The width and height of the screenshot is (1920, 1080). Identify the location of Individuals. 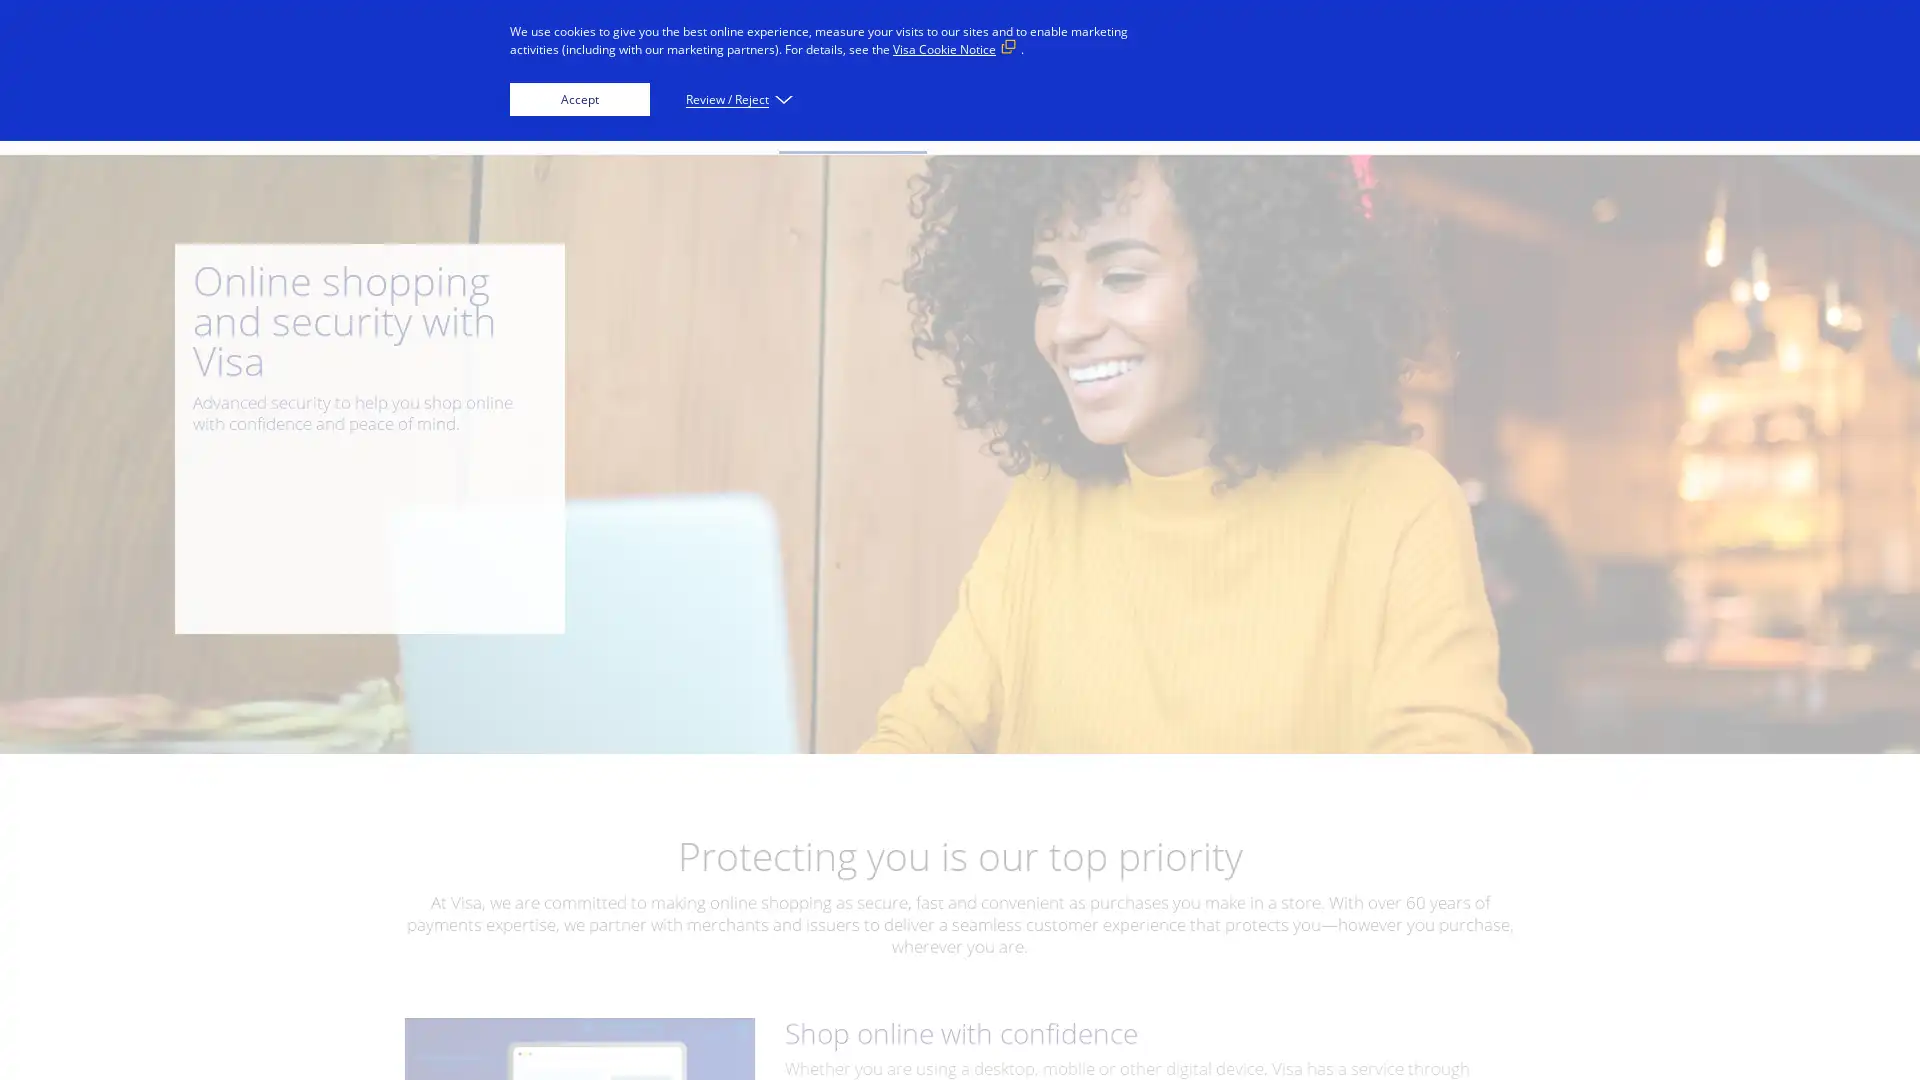
(796, 53).